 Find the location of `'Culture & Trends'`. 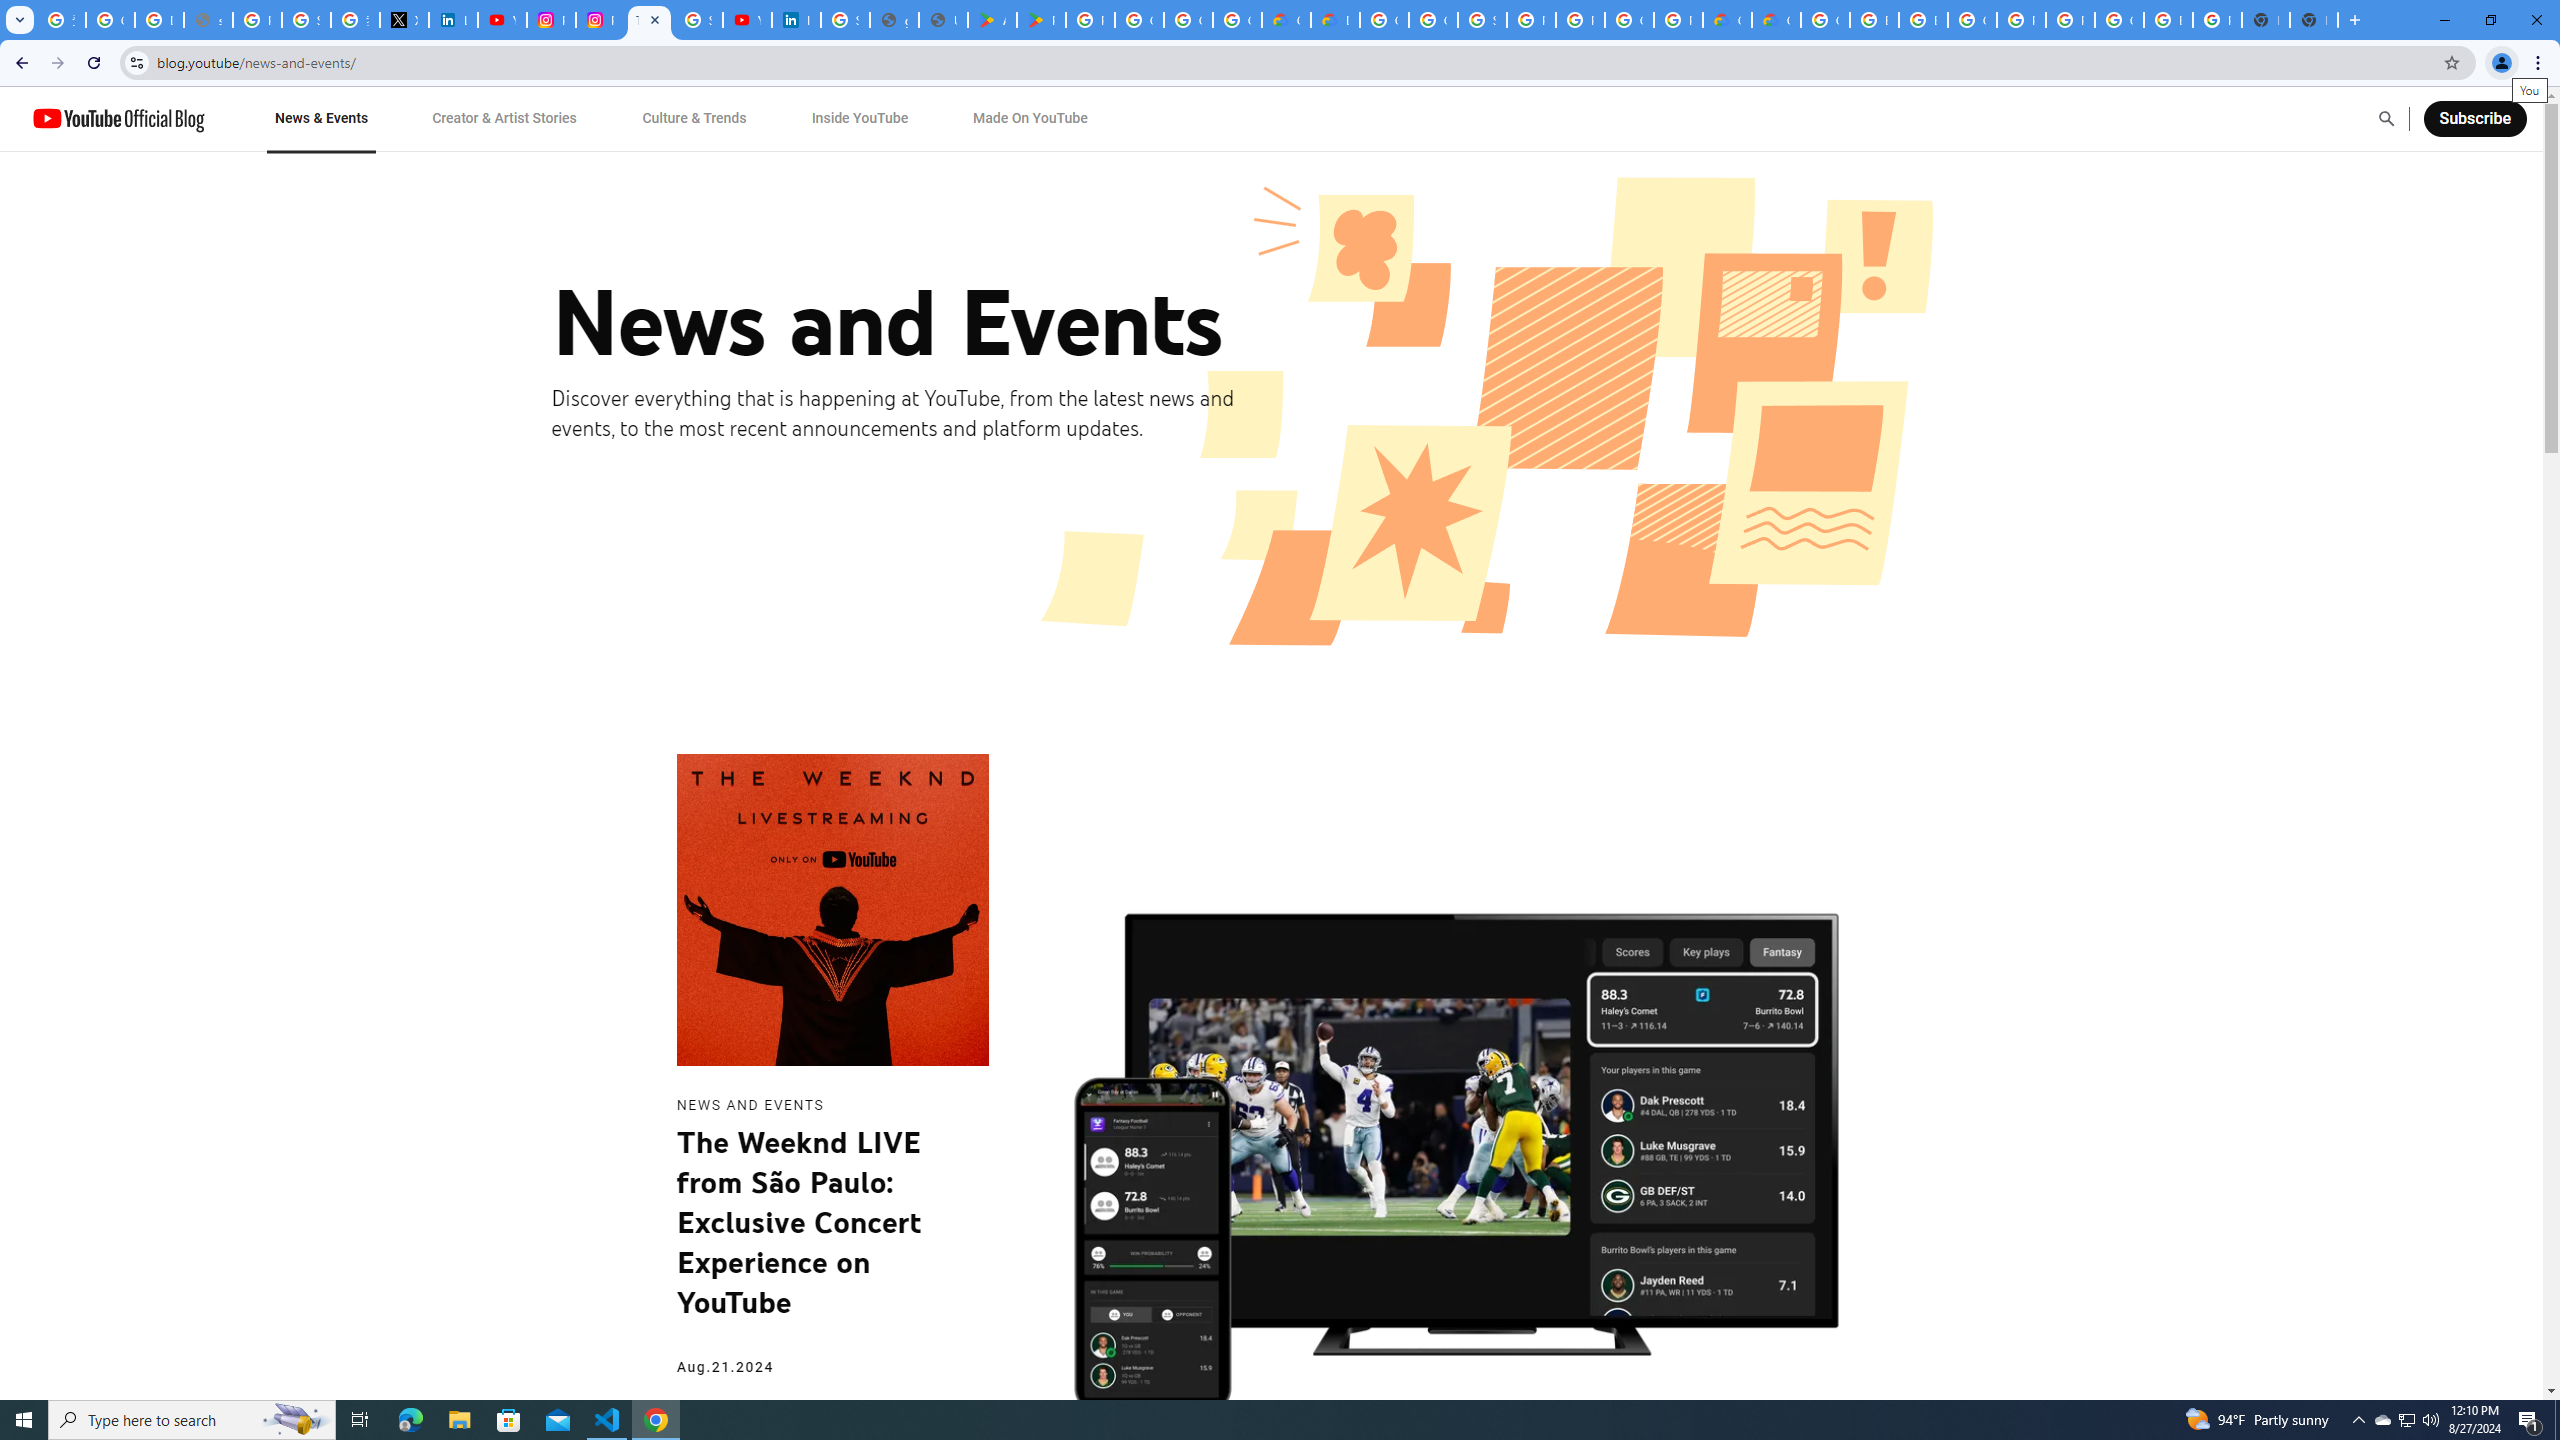

'Culture & Trends' is located at coordinates (694, 118).